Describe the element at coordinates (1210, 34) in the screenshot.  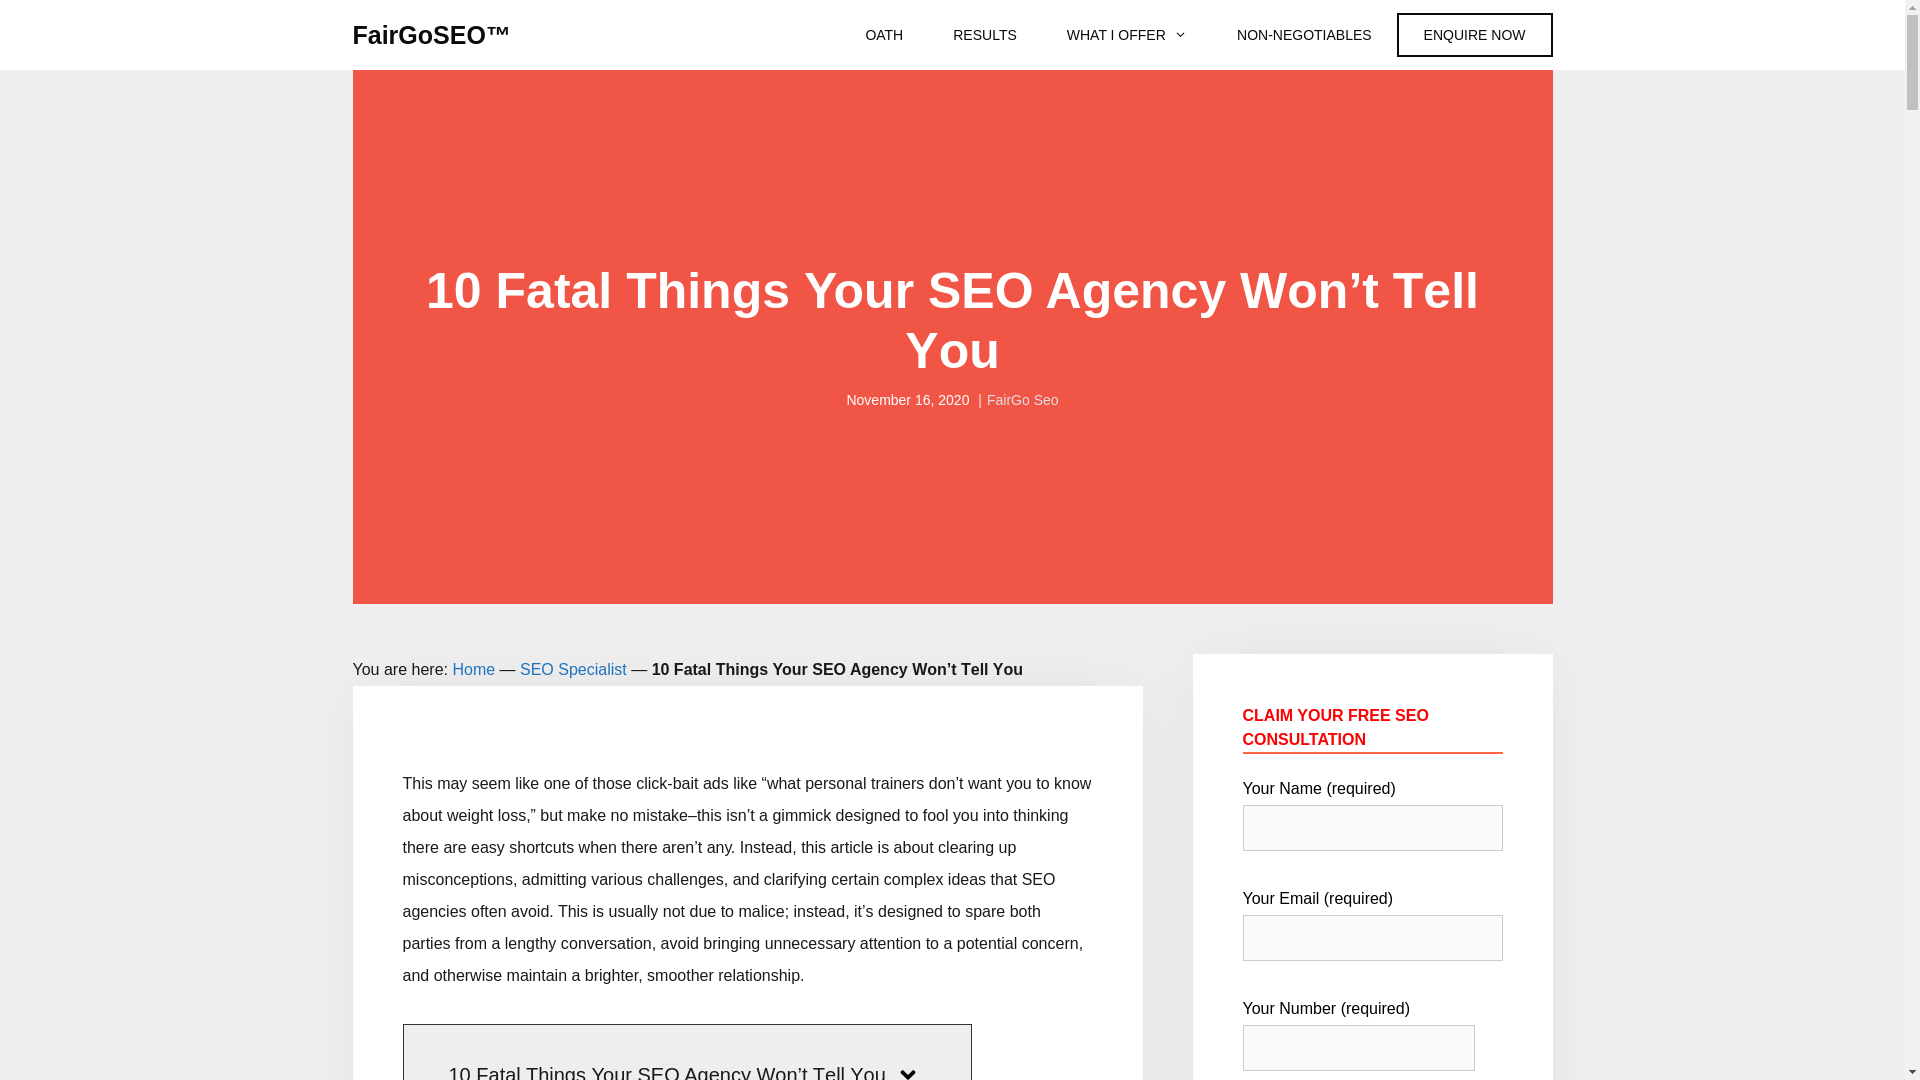
I see `'NON-NEGOTIABLES'` at that location.